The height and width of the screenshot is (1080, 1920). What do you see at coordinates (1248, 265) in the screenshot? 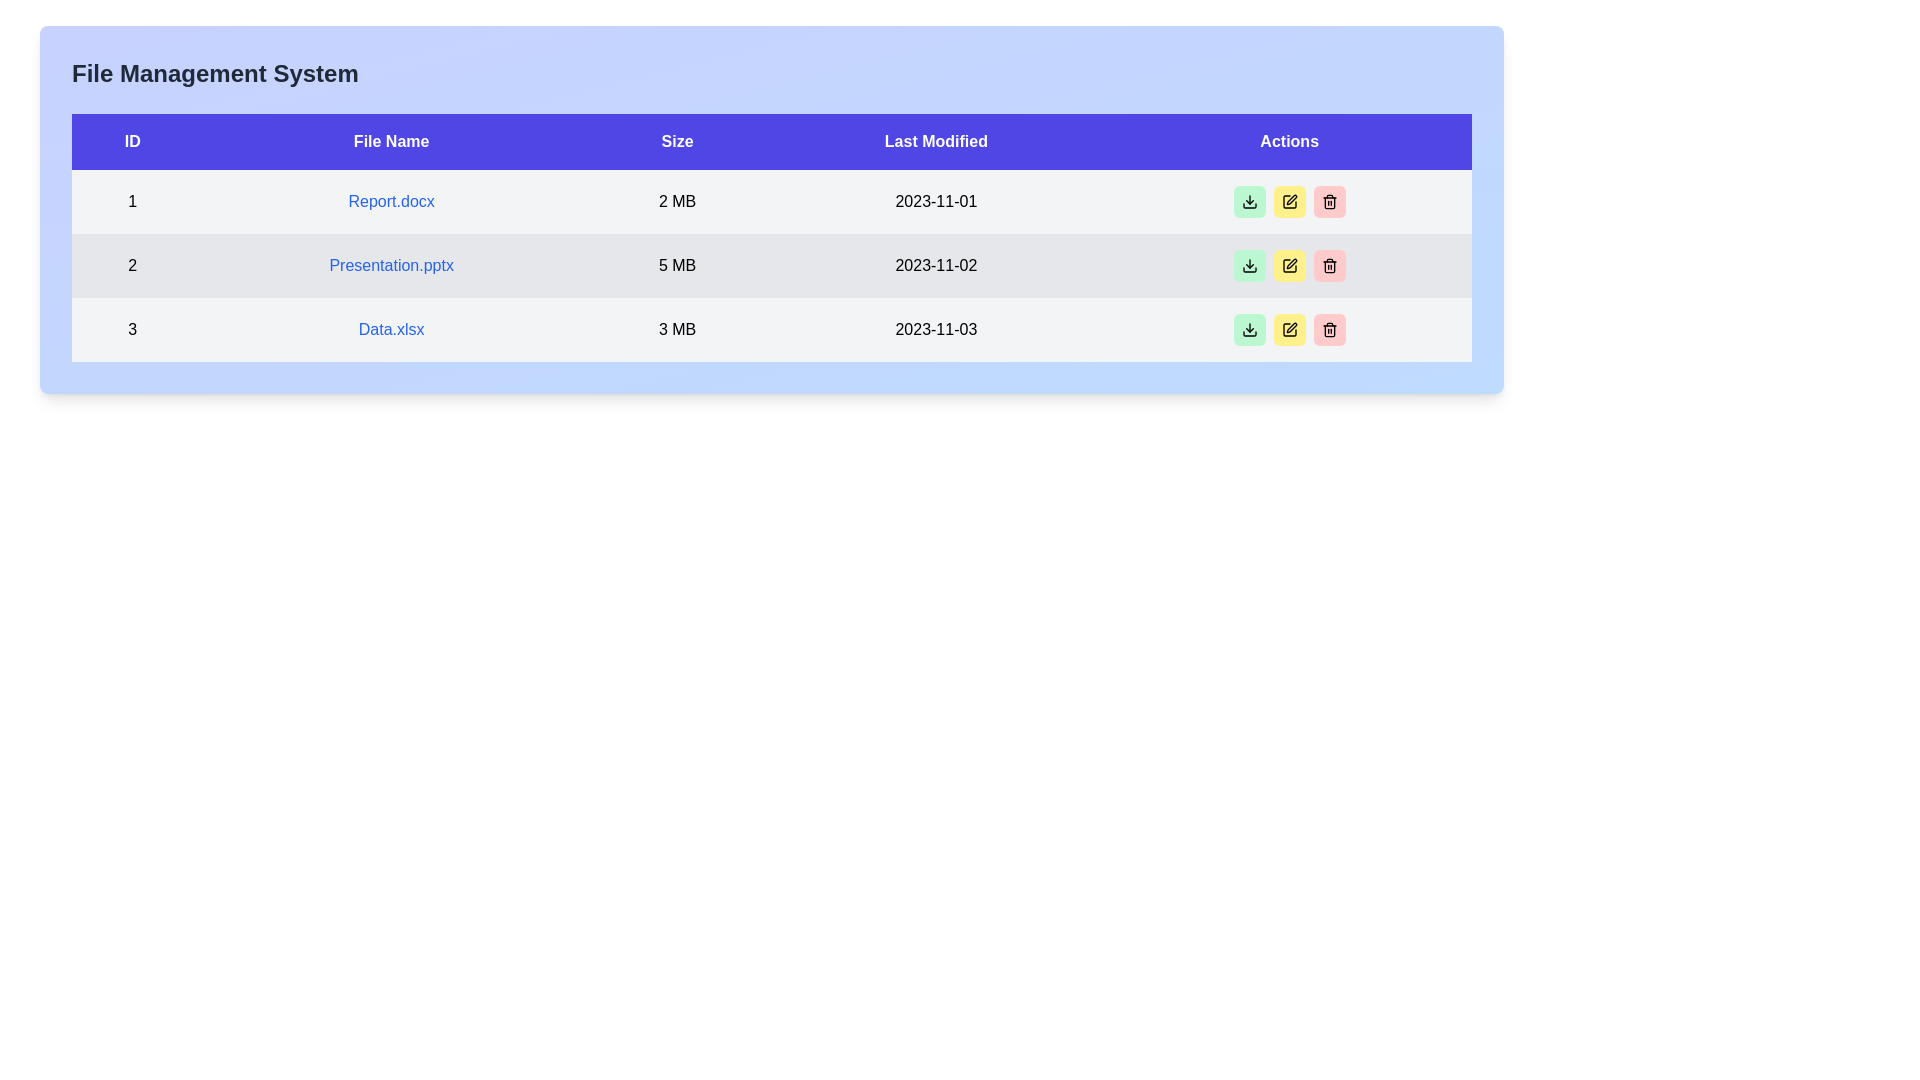
I see `the green download button with a rounded appearance in the 'Actions' column of the first row, corresponding to the file 'Report.docx'` at bounding box center [1248, 265].